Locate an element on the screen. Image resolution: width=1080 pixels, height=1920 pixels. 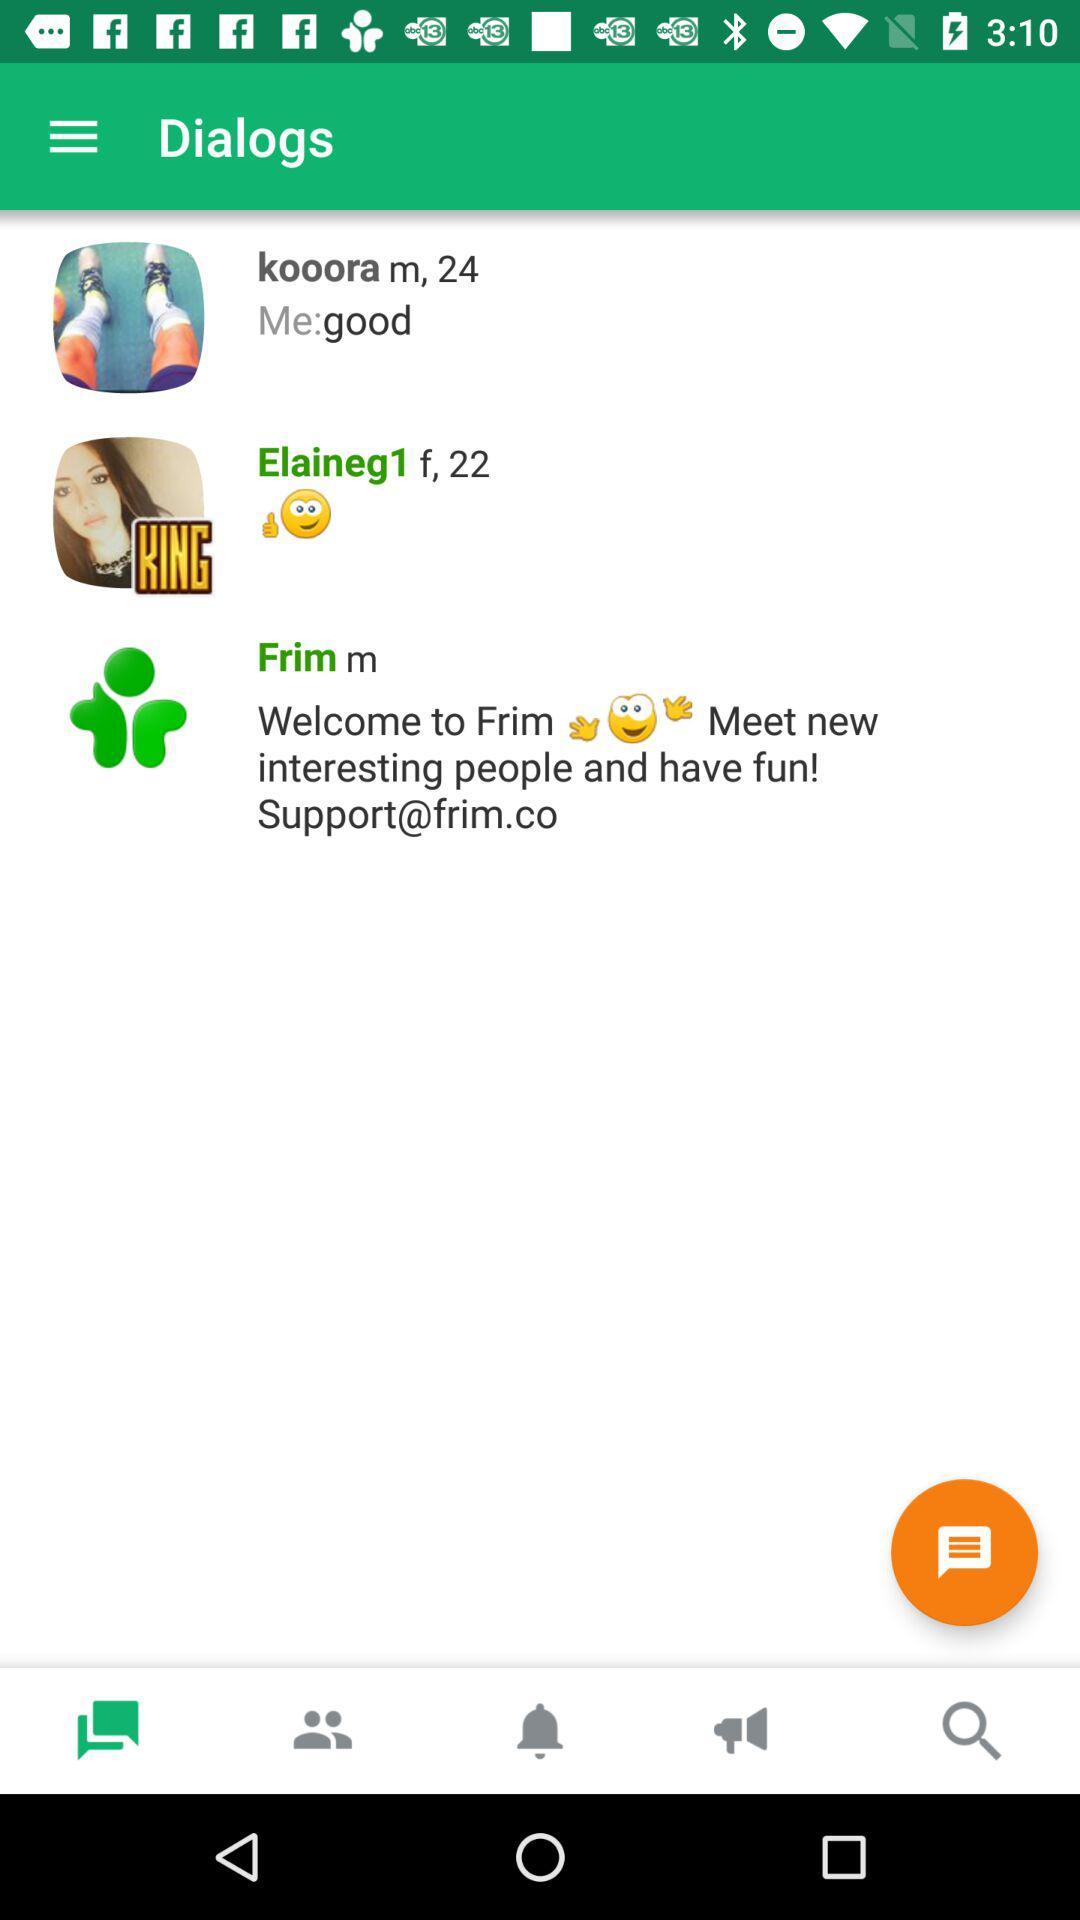
the chat icon is located at coordinates (963, 1551).